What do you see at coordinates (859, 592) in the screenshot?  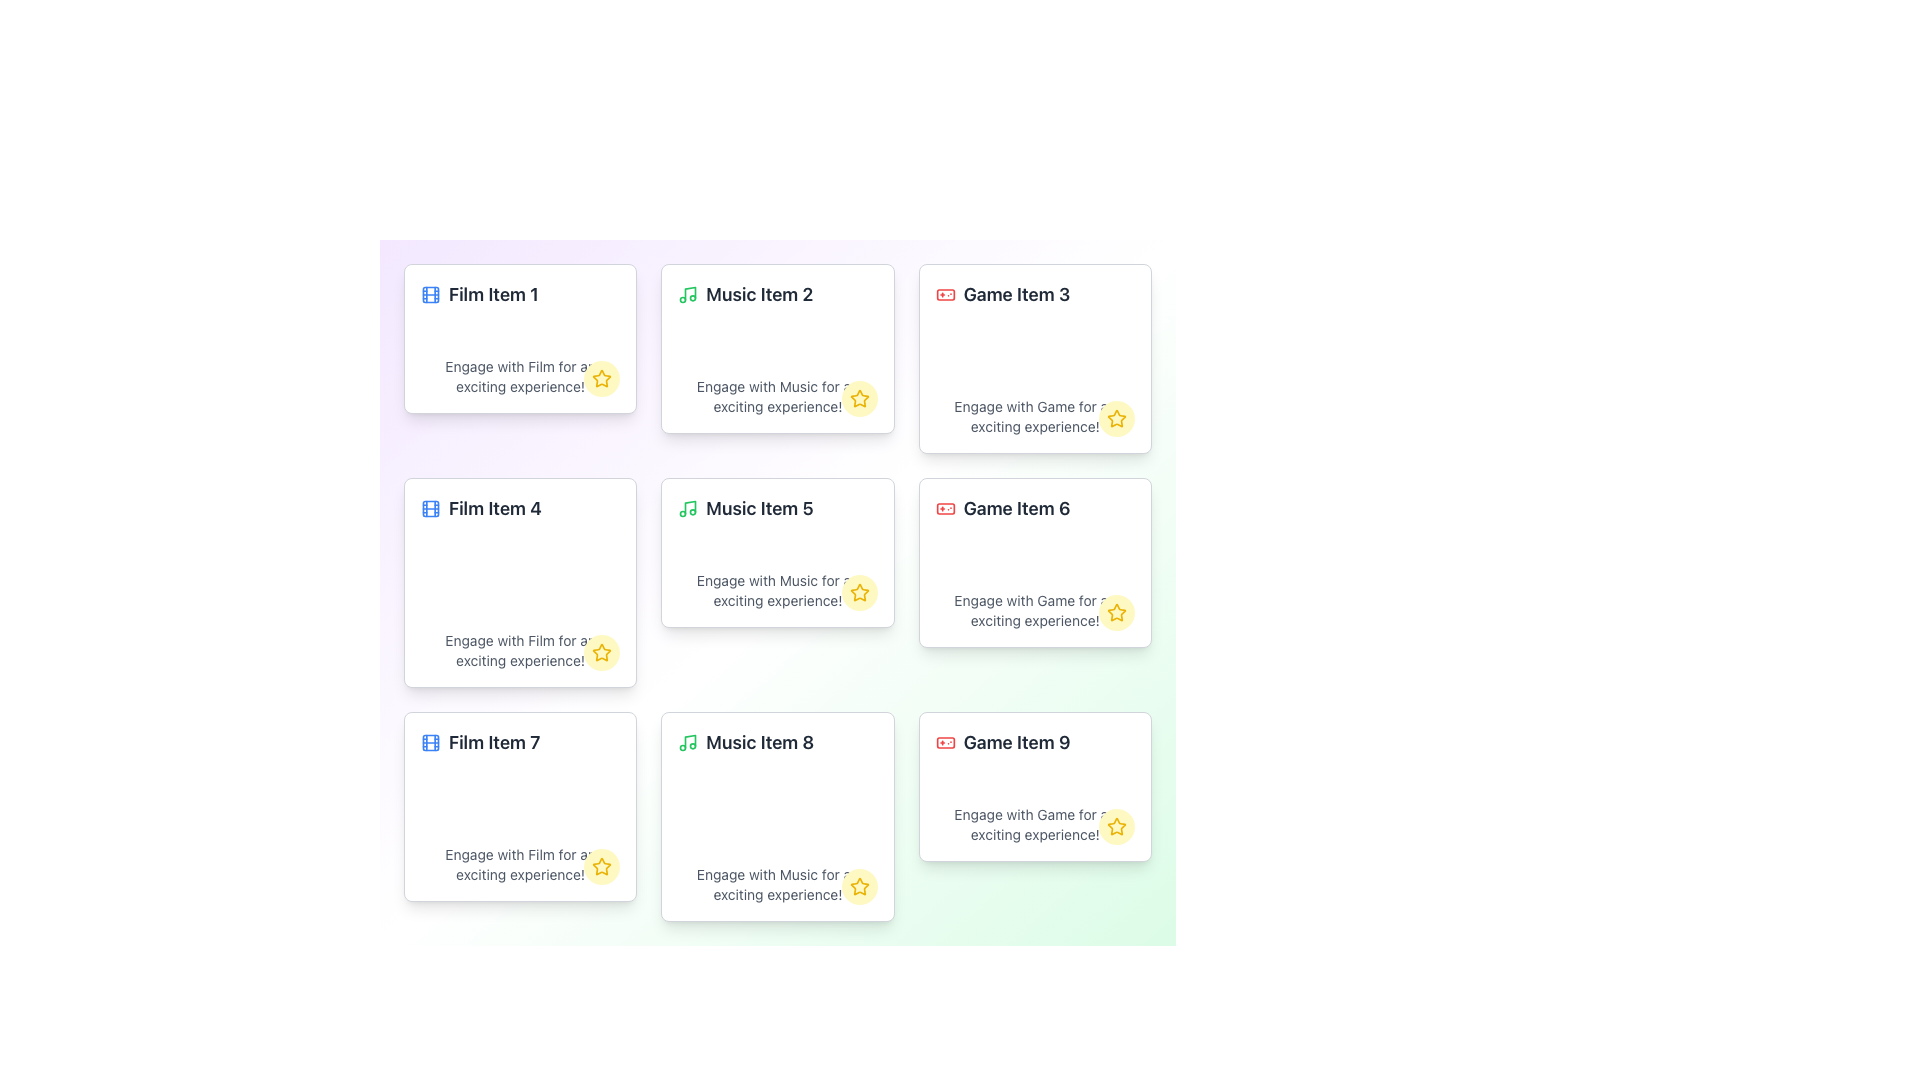 I see `the circular Icon button with a yellow background and a star icon at its center, located in the bottom-right corner of the 'Music Item 5' card` at bounding box center [859, 592].